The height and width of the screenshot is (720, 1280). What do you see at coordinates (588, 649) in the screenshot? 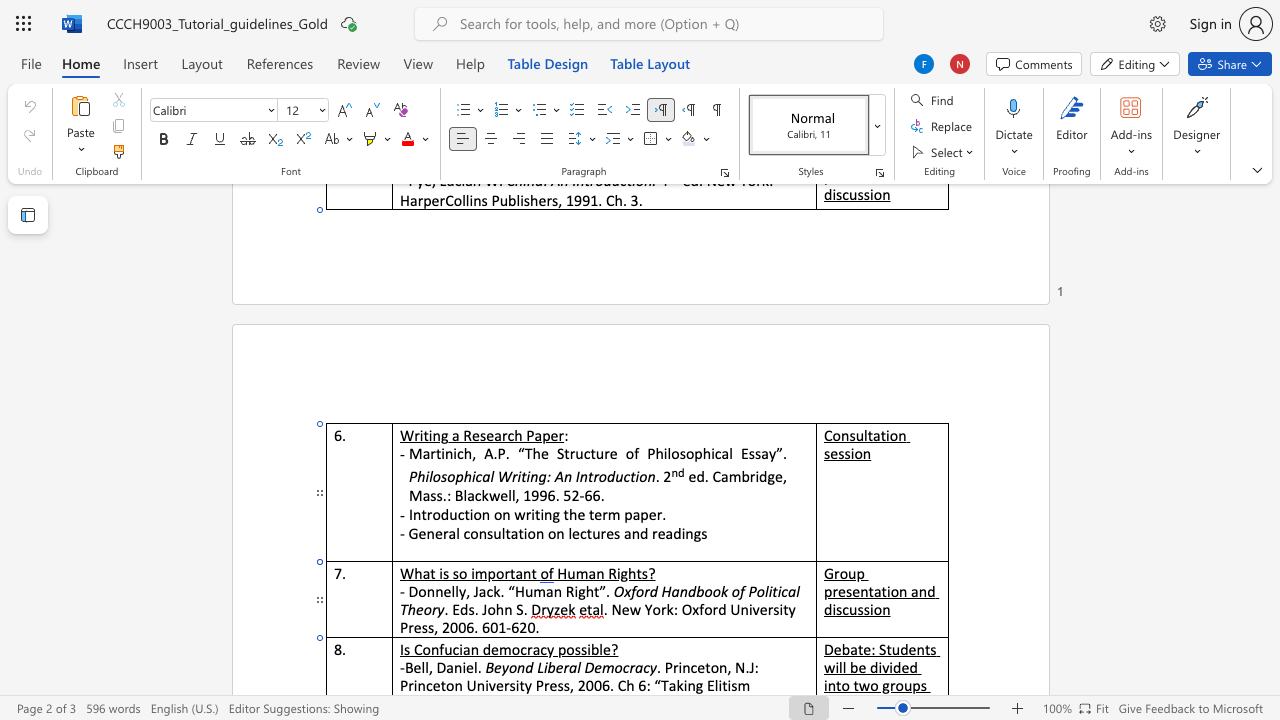
I see `the 2th character "i" in the text` at bounding box center [588, 649].